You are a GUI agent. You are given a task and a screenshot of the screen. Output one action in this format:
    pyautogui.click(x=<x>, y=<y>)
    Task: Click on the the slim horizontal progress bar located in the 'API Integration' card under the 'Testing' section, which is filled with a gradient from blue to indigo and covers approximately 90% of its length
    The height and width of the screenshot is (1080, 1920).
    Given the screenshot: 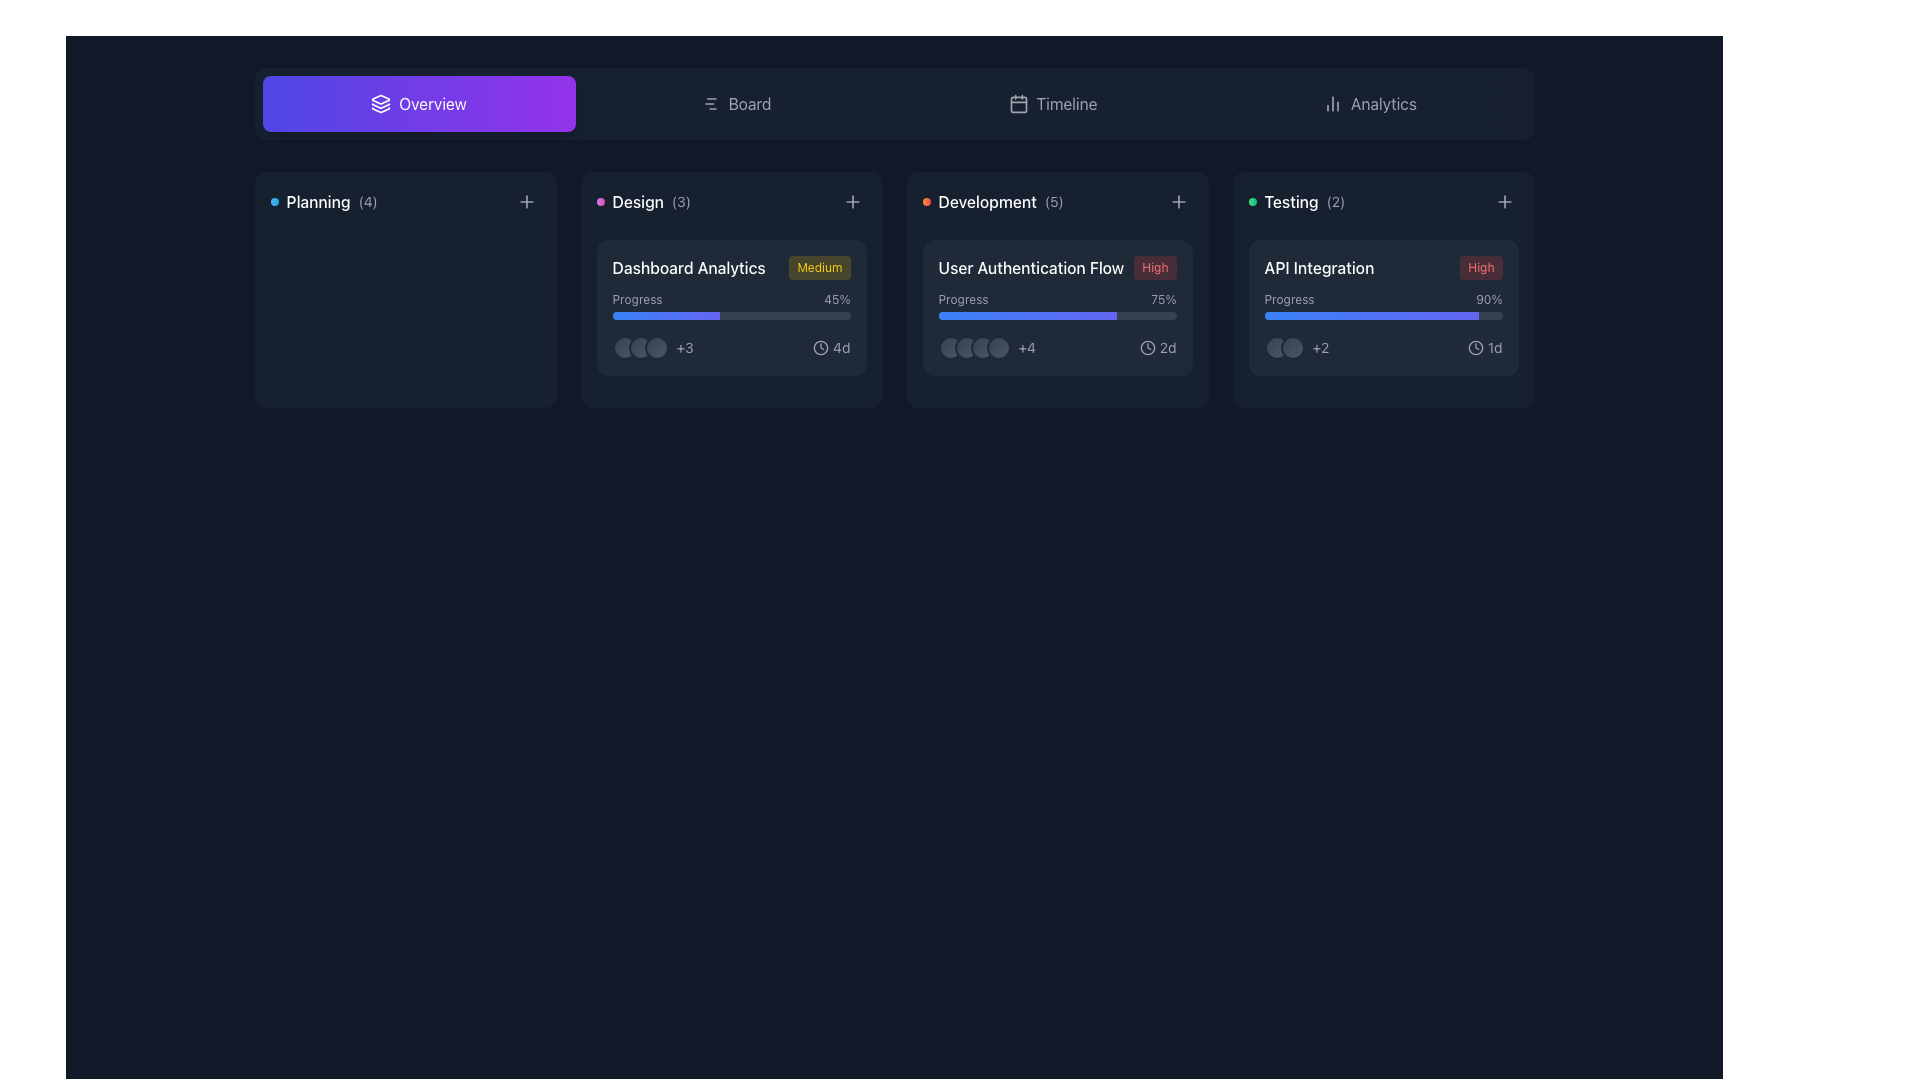 What is the action you would take?
    pyautogui.click(x=1382, y=315)
    